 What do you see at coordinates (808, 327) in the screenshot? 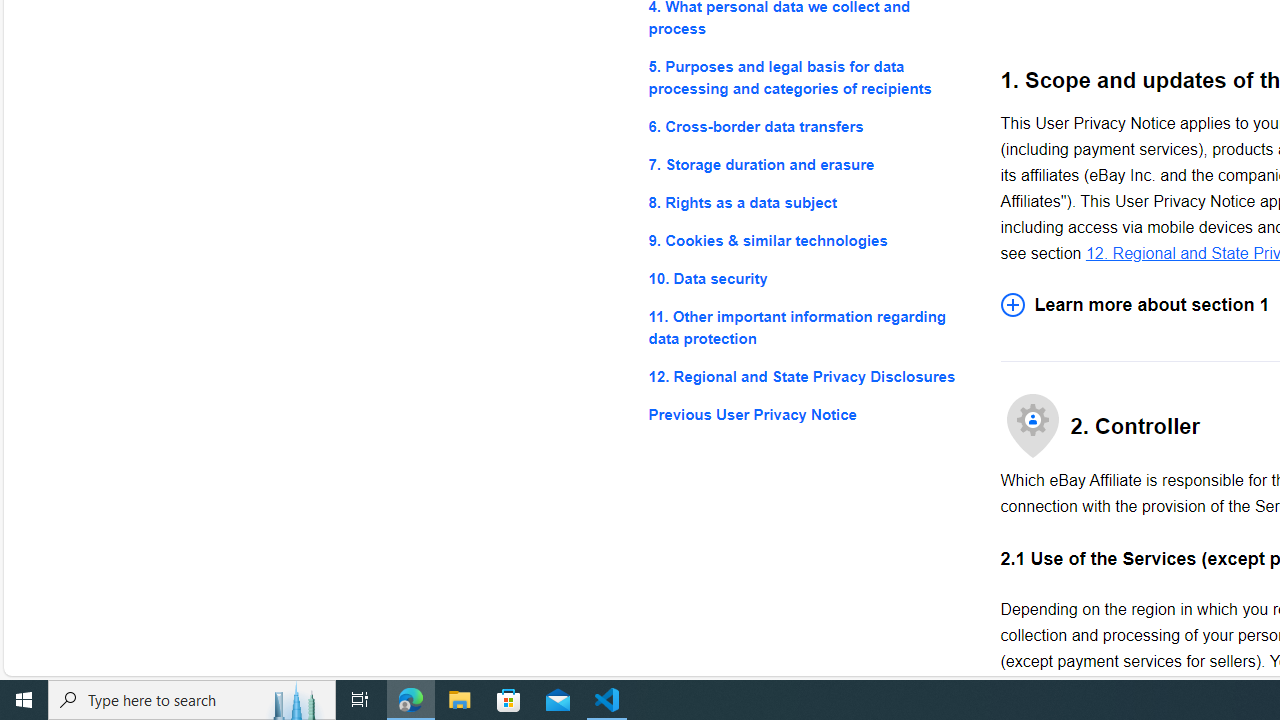
I see `'11. Other important information regarding data protection'` at bounding box center [808, 327].